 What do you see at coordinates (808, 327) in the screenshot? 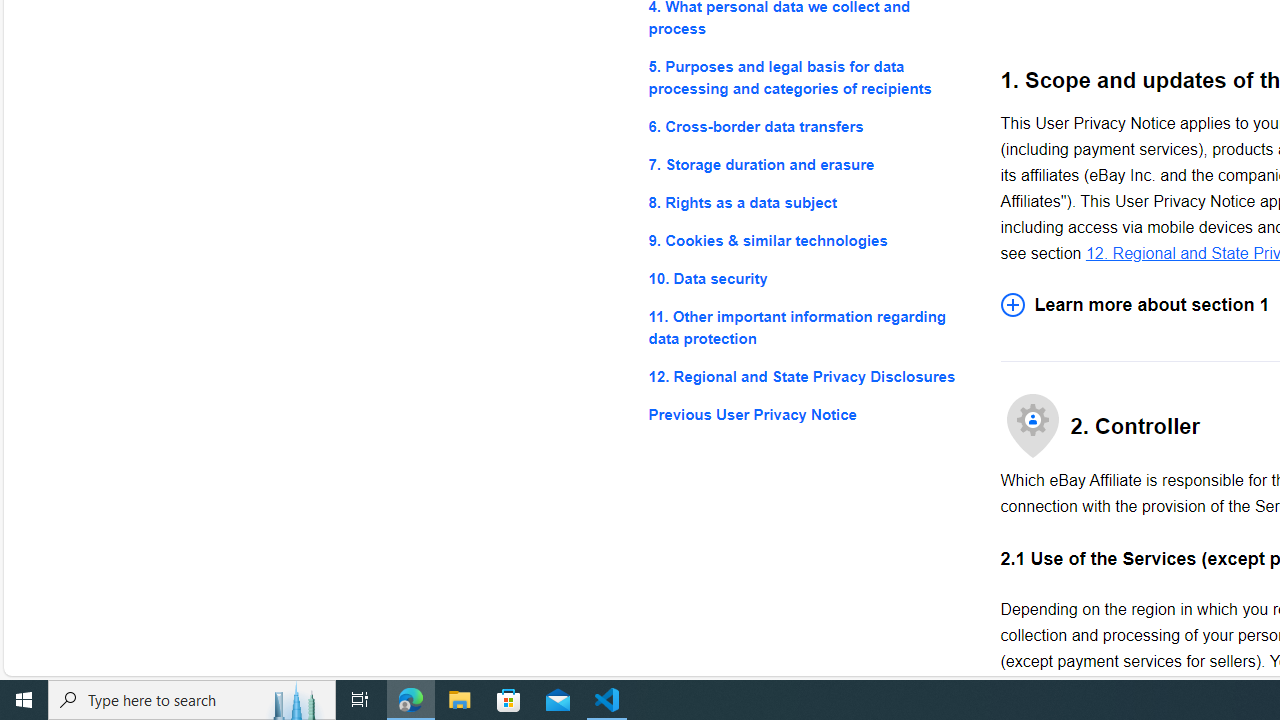
I see `'11. Other important information regarding data protection'` at bounding box center [808, 327].